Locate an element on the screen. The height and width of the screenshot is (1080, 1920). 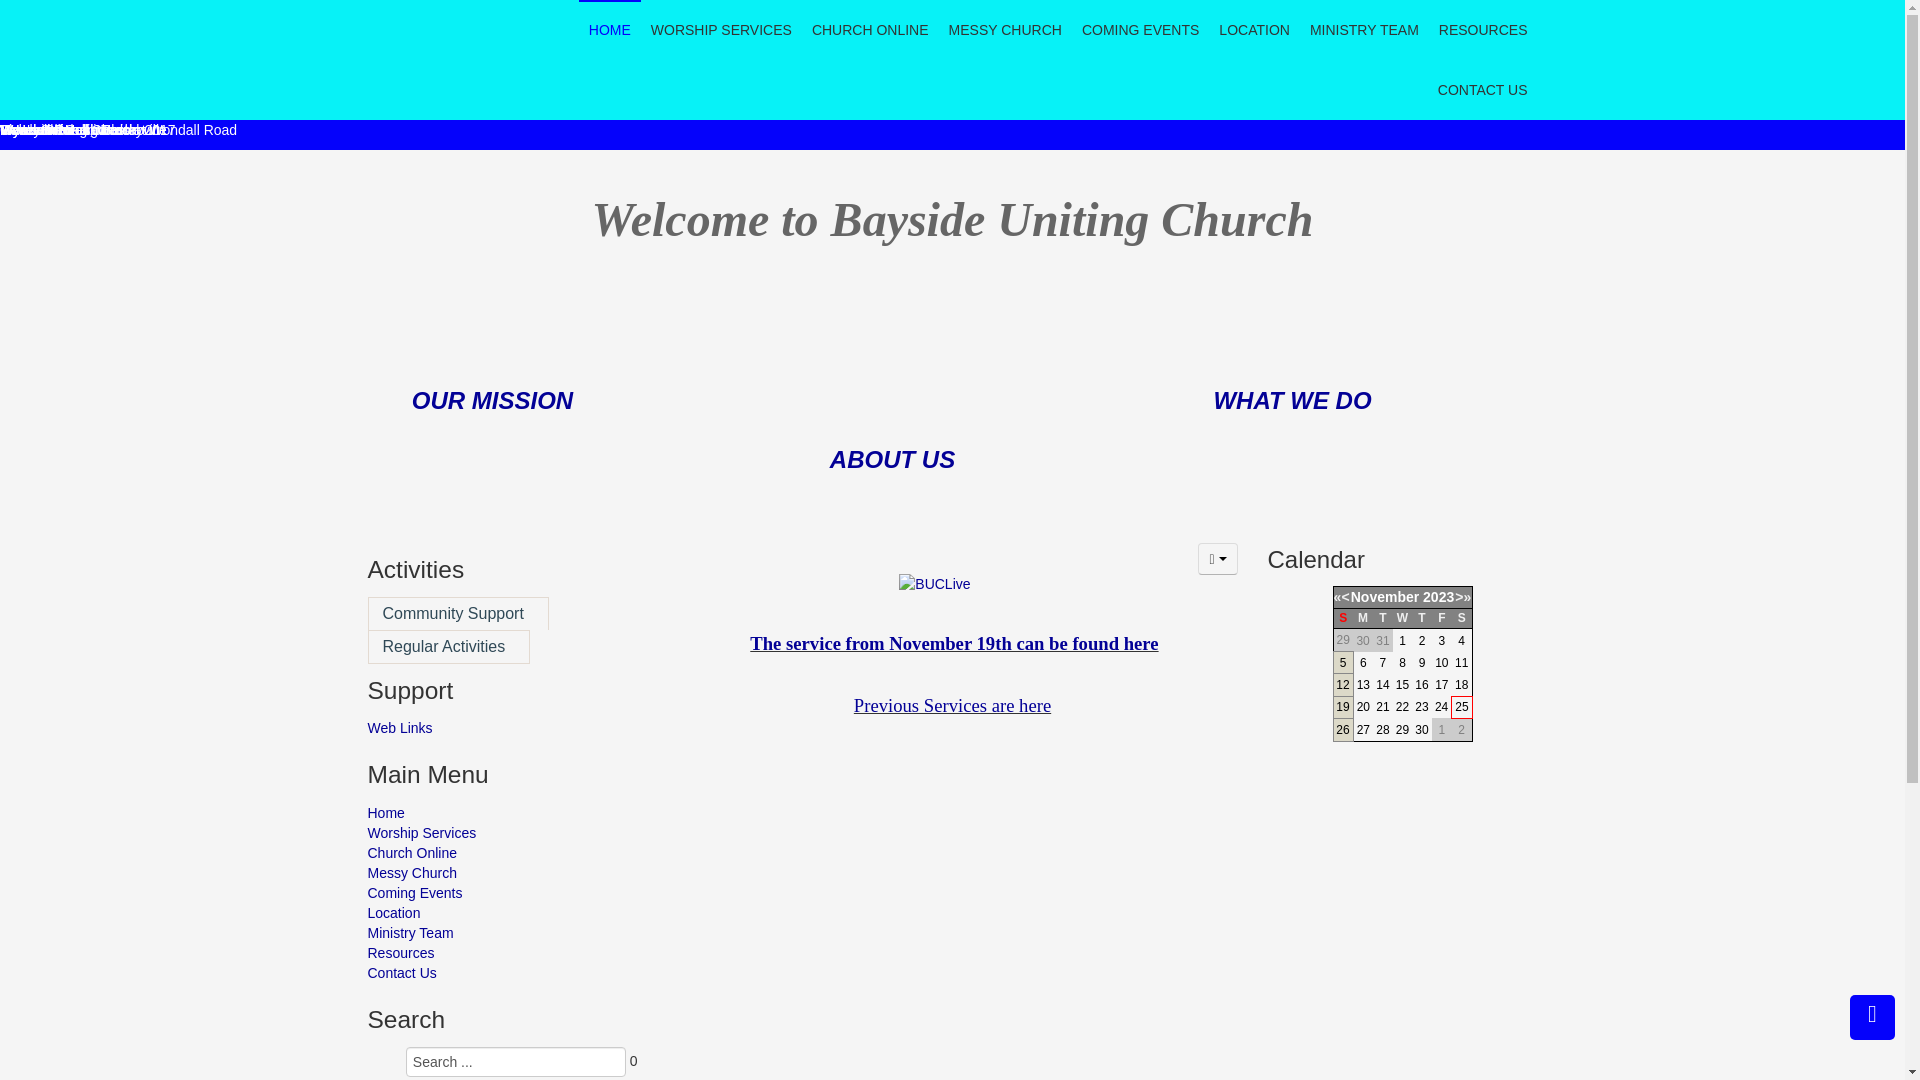
'17' is located at coordinates (1441, 684).